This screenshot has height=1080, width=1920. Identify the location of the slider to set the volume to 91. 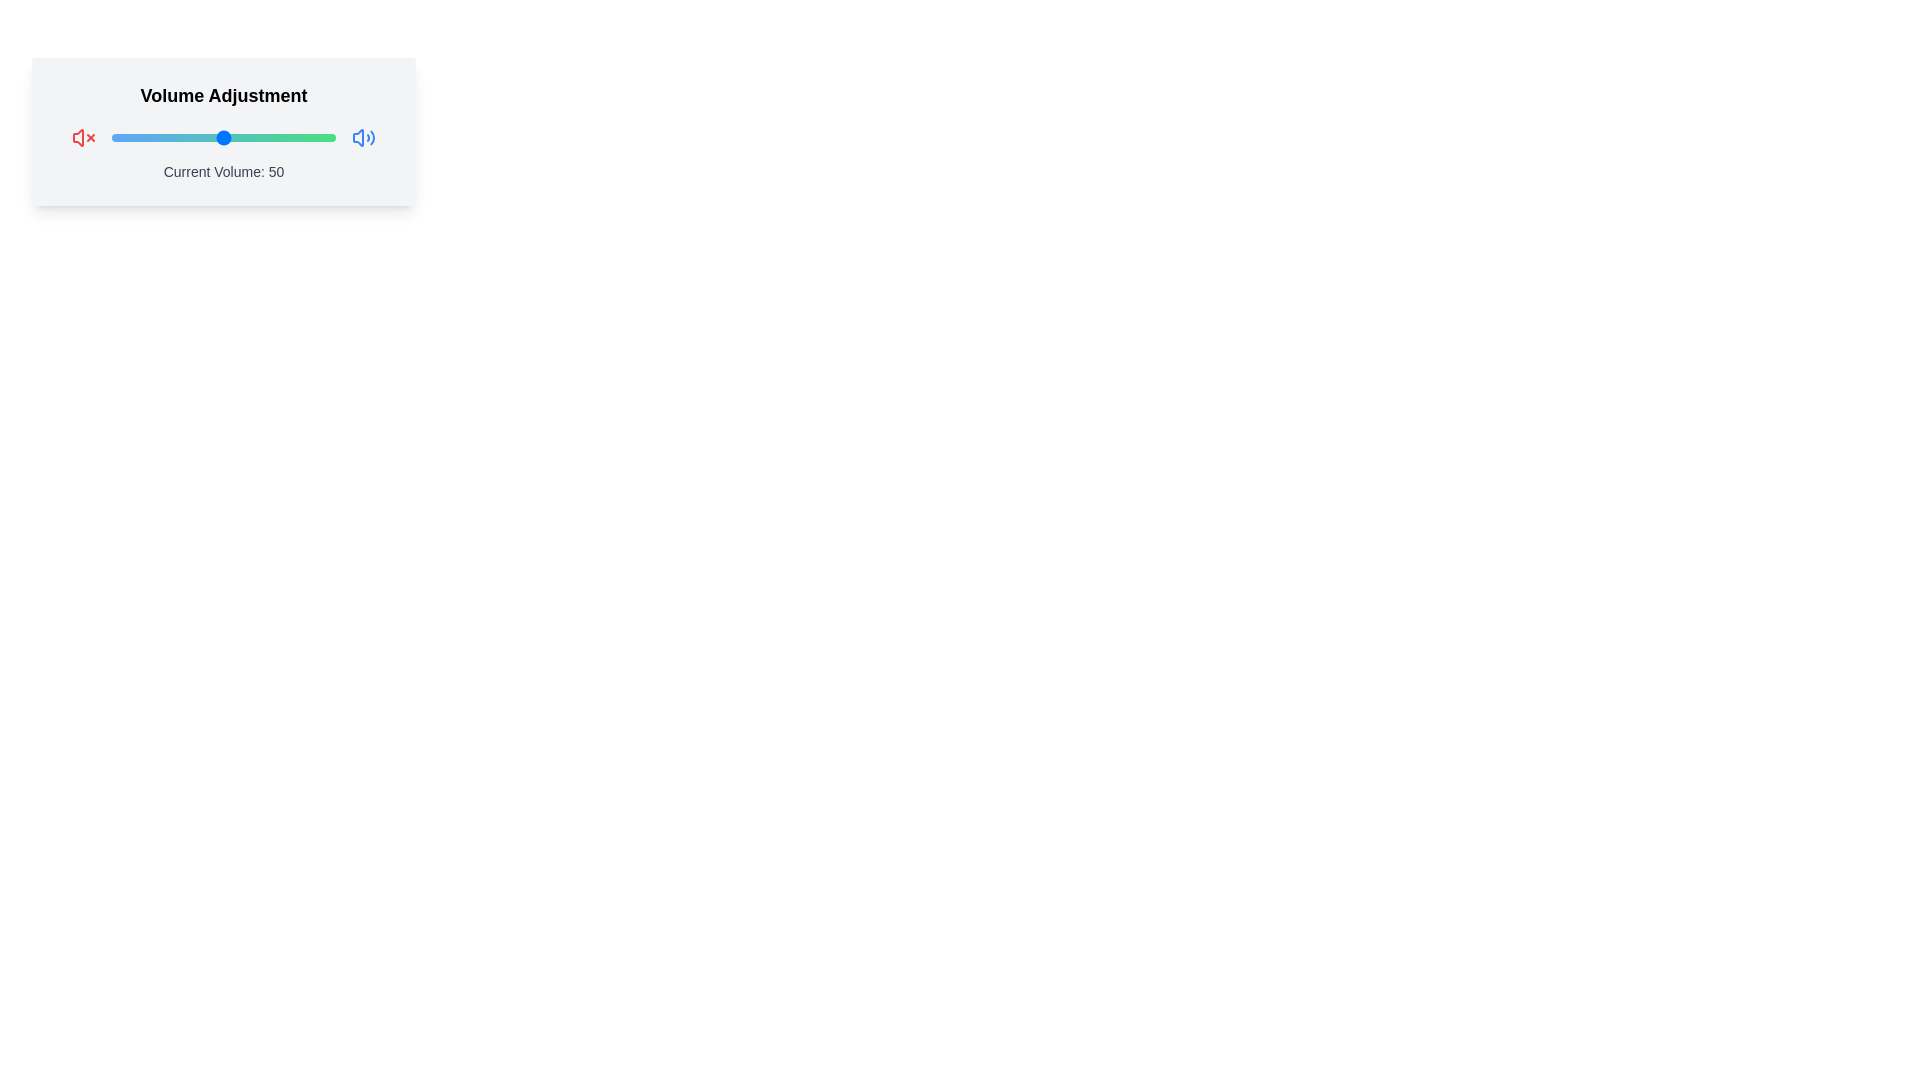
(314, 137).